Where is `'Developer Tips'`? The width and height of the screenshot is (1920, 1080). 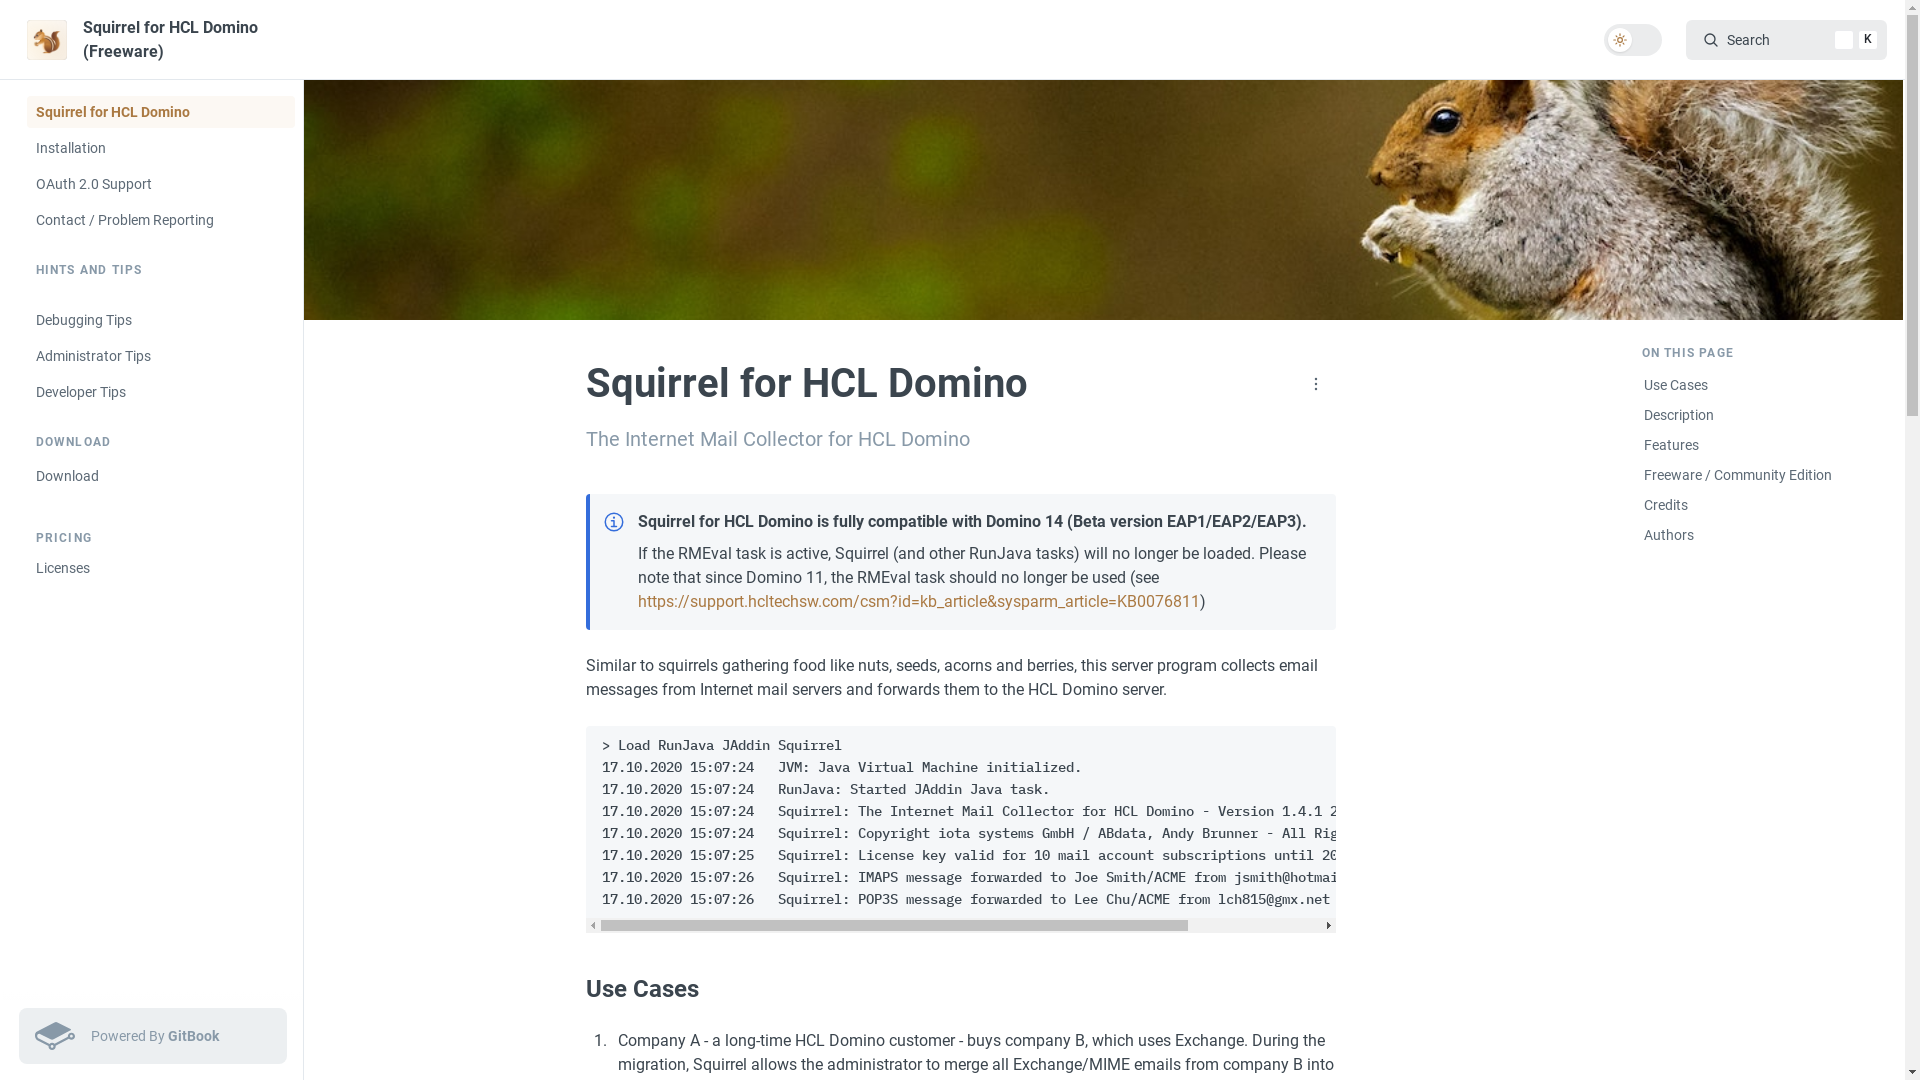
'Developer Tips' is located at coordinates (158, 392).